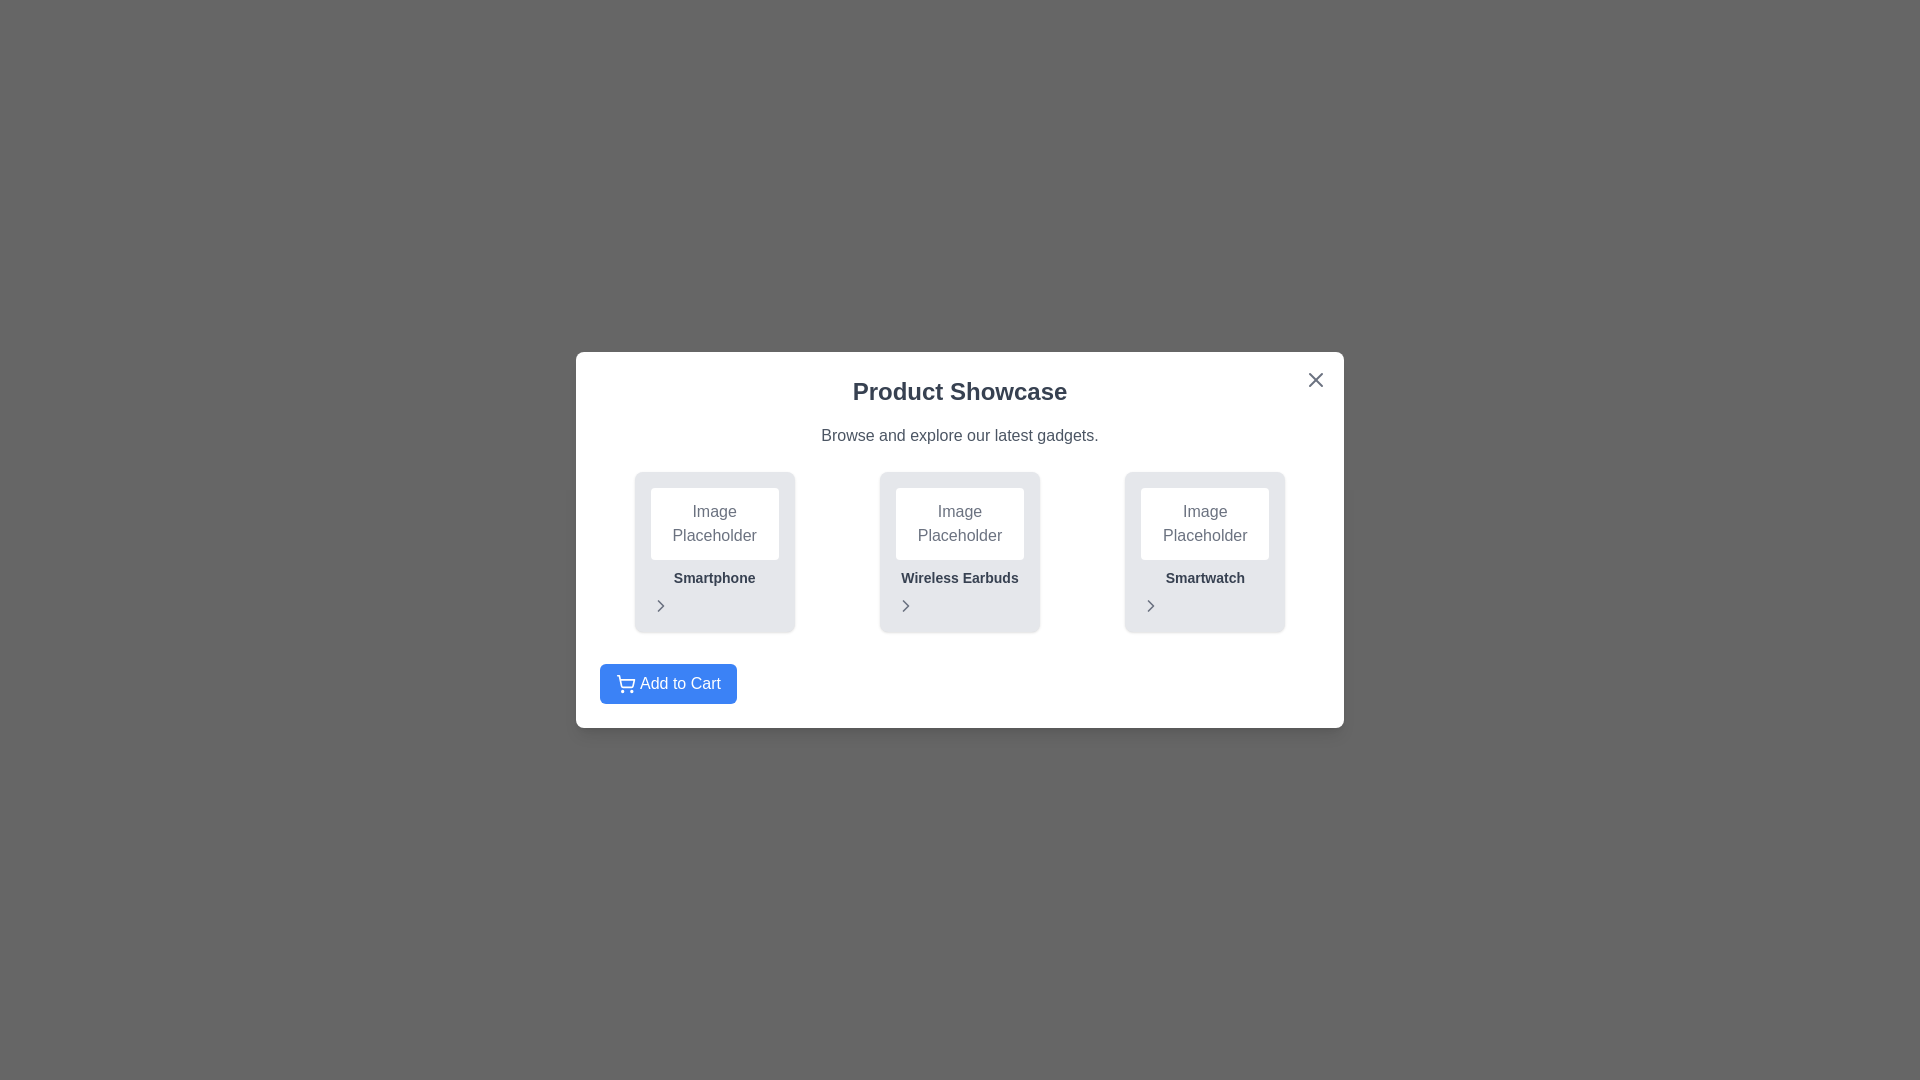 This screenshot has height=1080, width=1920. What do you see at coordinates (714, 523) in the screenshot?
I see `the placeholder text area that represents where an image might be displayed in the upper section of the first card labeled 'Smartphone'` at bounding box center [714, 523].